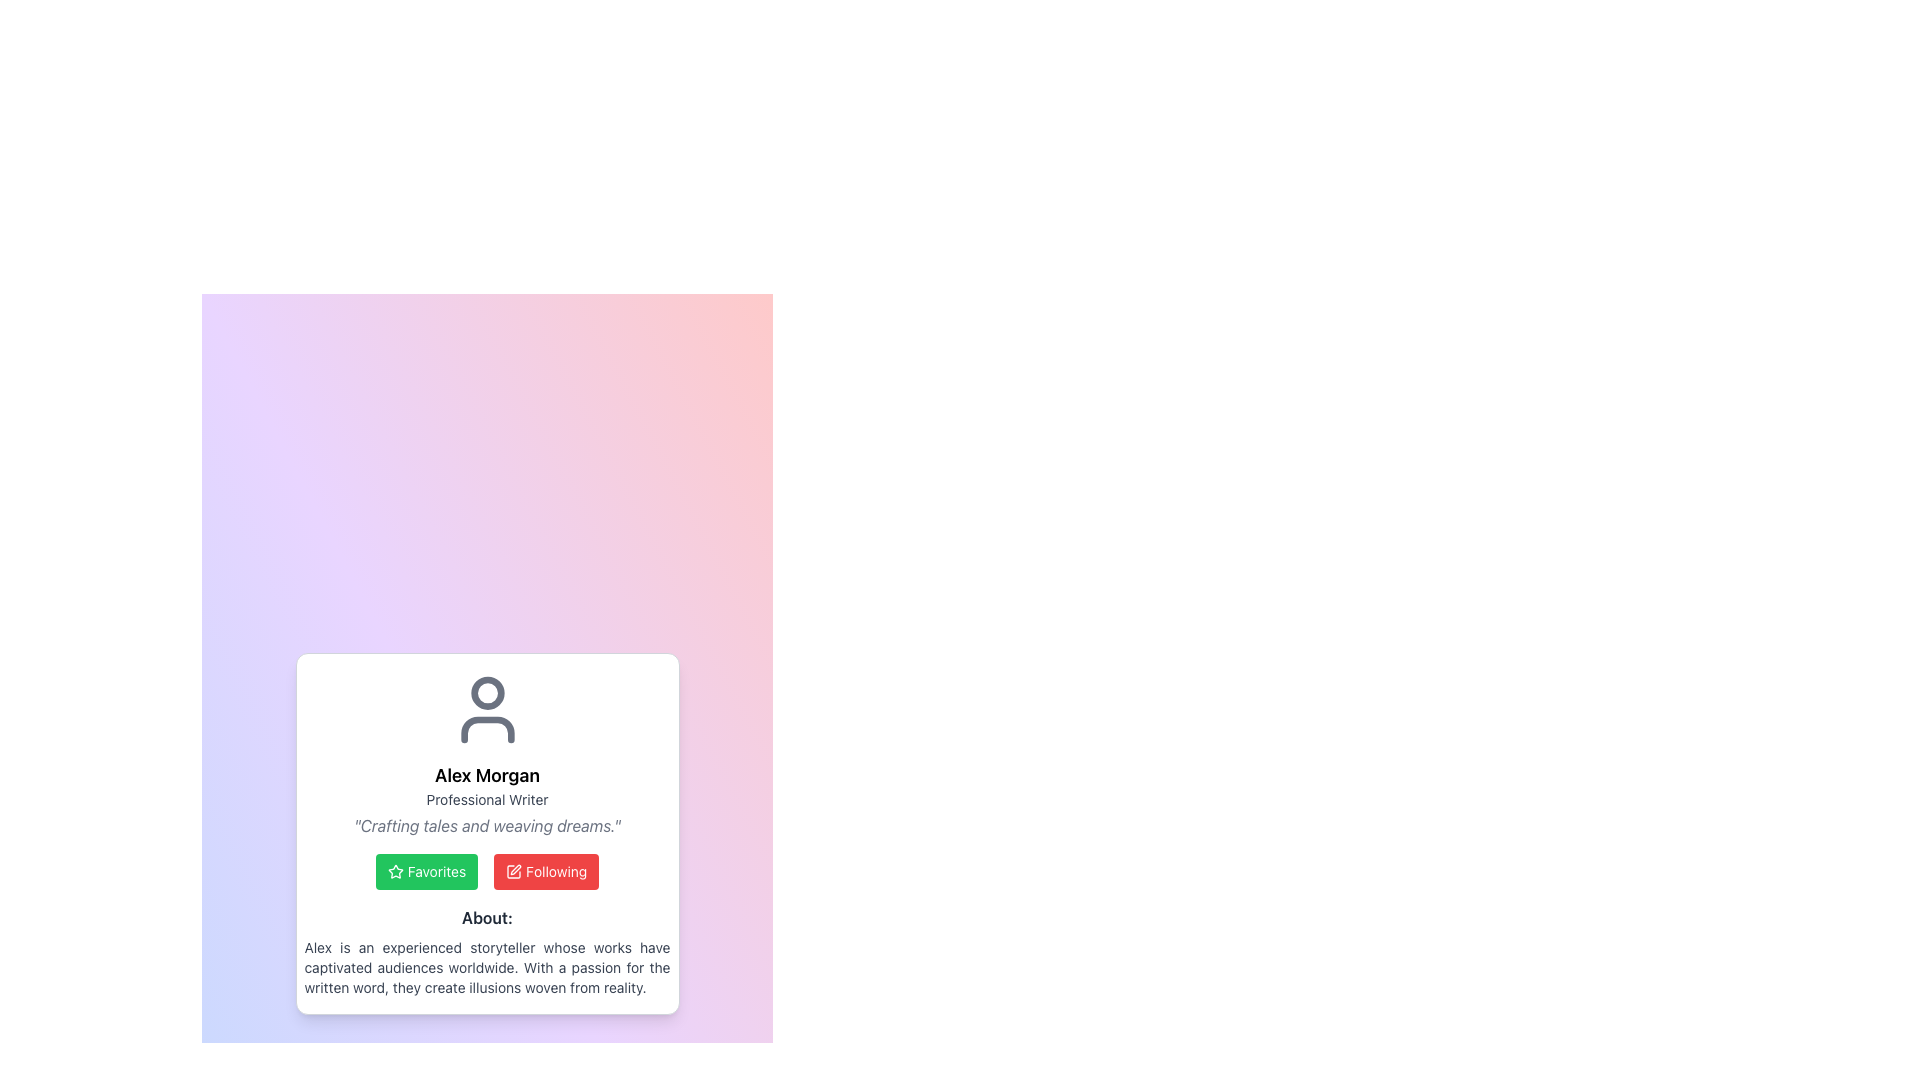  Describe the element at coordinates (514, 870) in the screenshot. I see `the small white icon with a pen overlay on the red 'Following' button, which is located in the lower section of the card interface` at that location.